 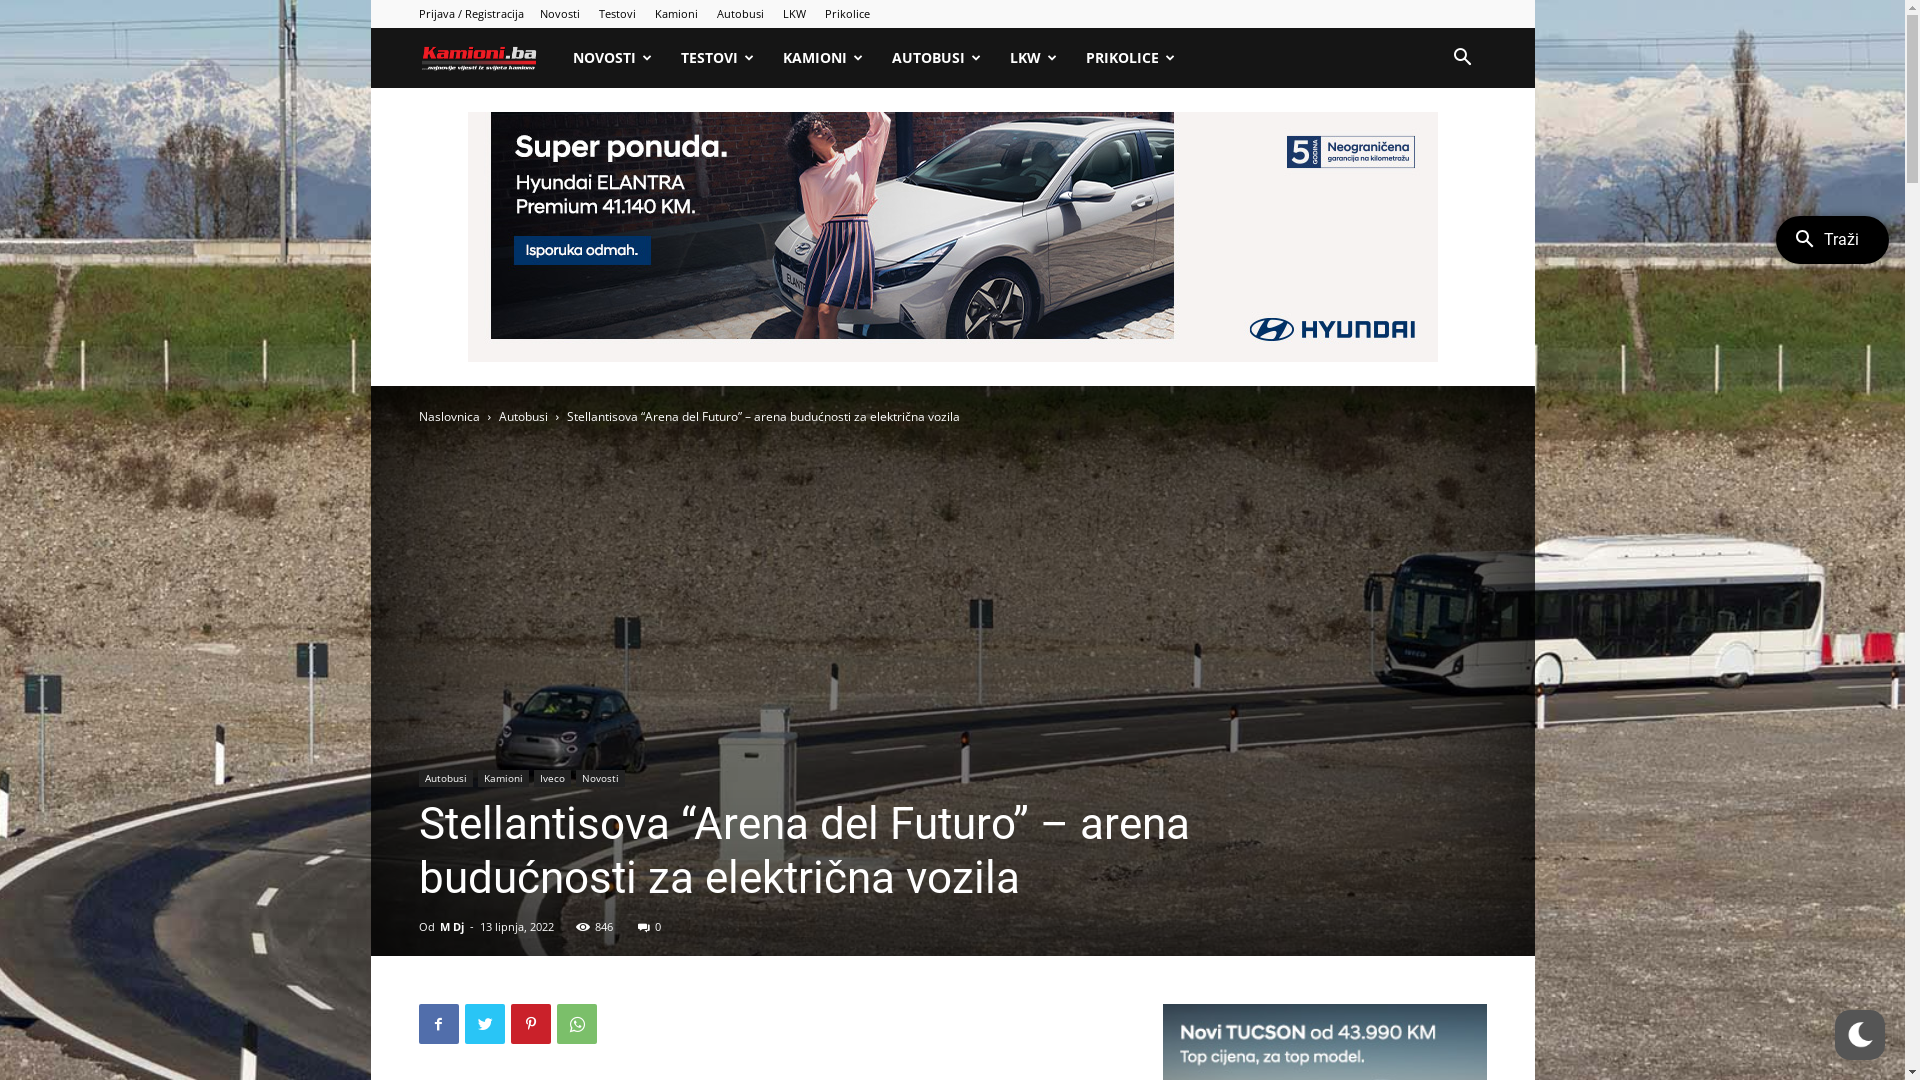 I want to click on 'Pretraga', so click(x=1424, y=142).